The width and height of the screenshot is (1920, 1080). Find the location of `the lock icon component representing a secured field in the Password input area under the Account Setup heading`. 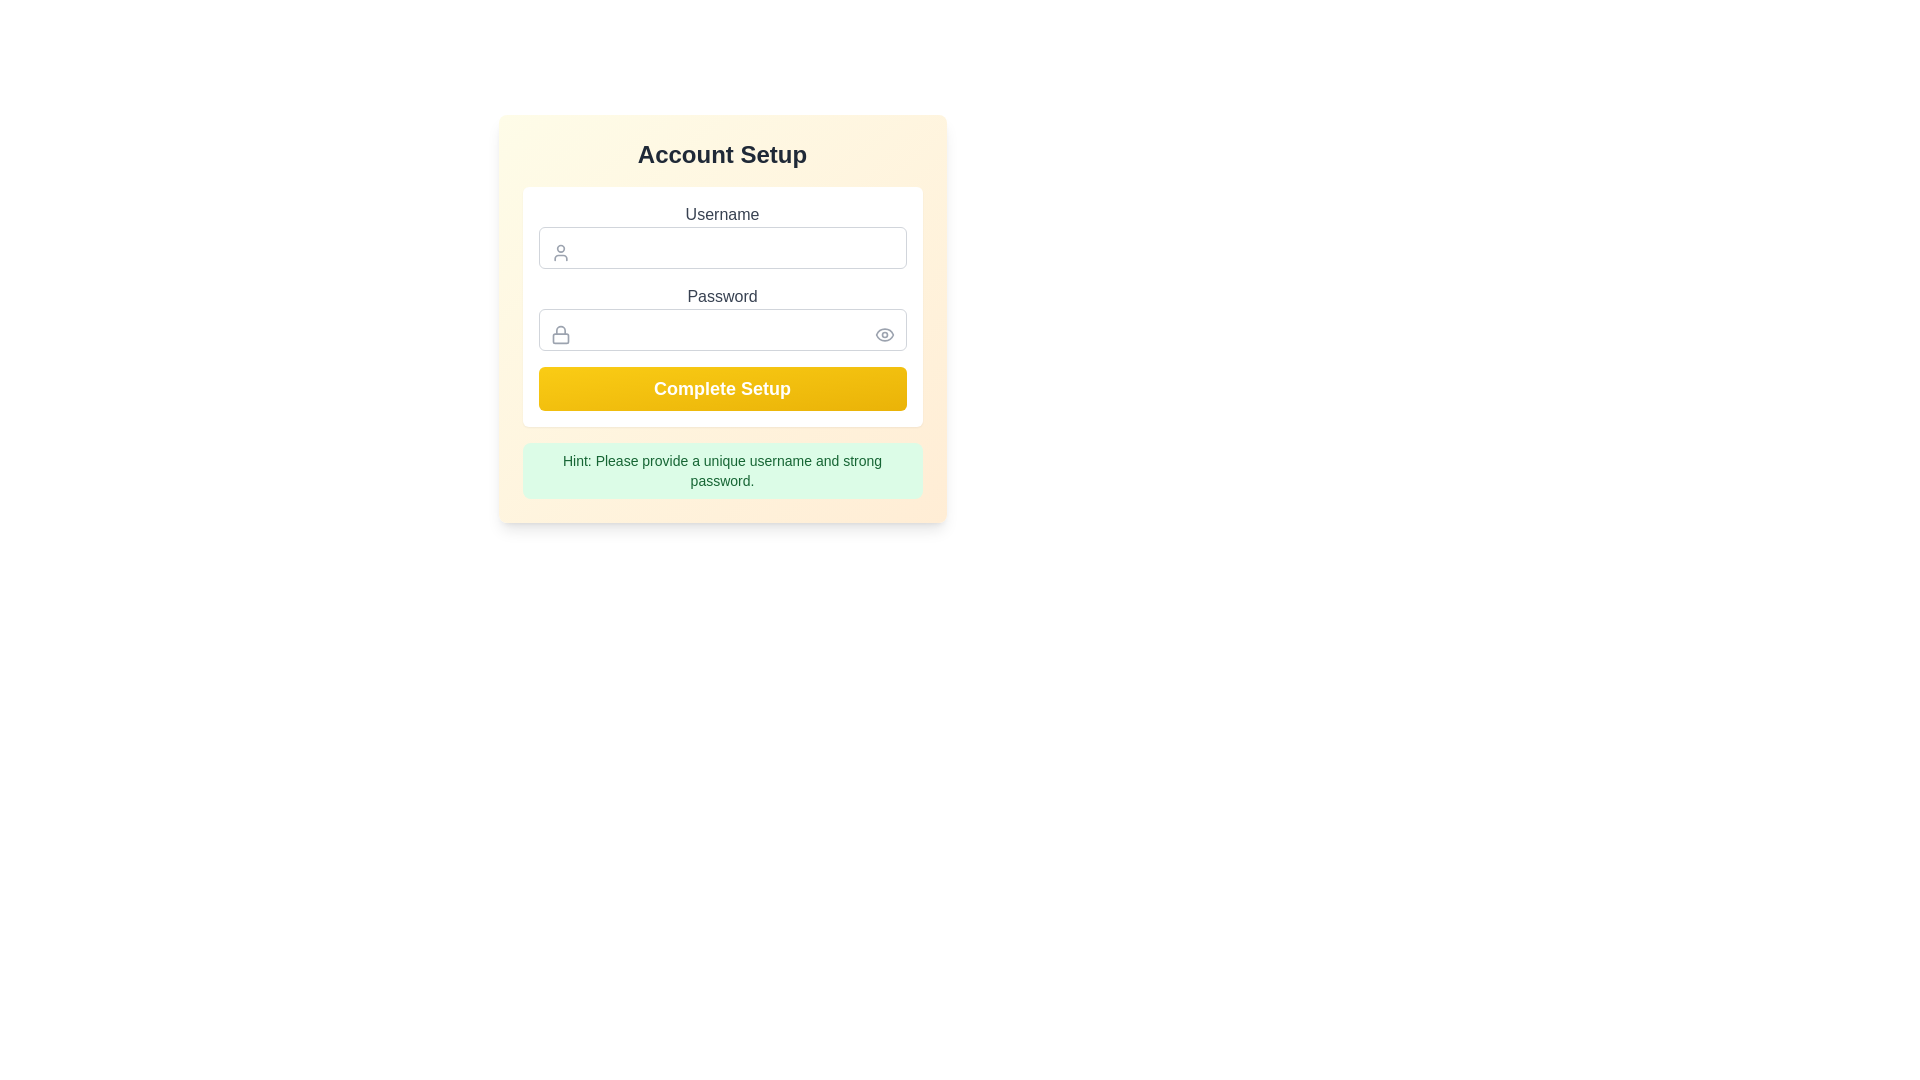

the lock icon component representing a secured field in the Password input area under the Account Setup heading is located at coordinates (560, 337).